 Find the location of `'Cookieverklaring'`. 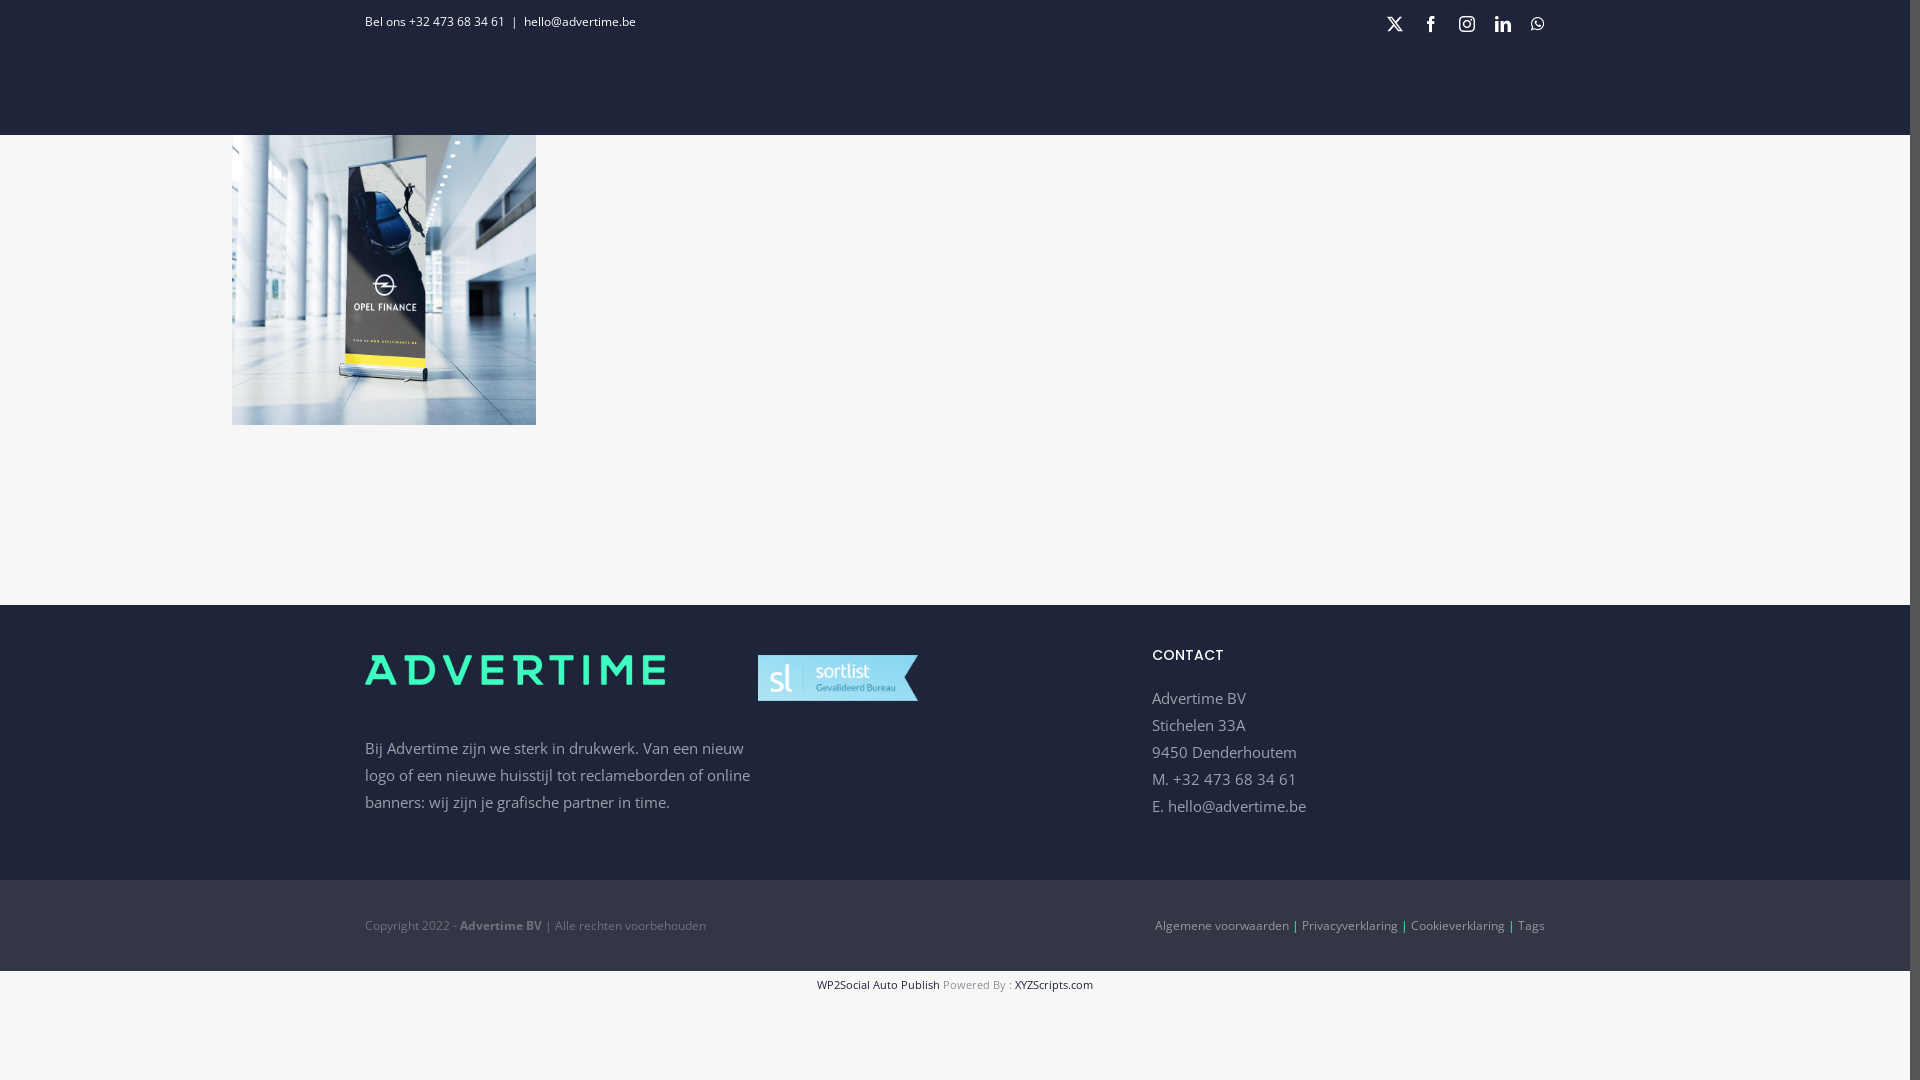

'Cookieverklaring' is located at coordinates (1458, 925).